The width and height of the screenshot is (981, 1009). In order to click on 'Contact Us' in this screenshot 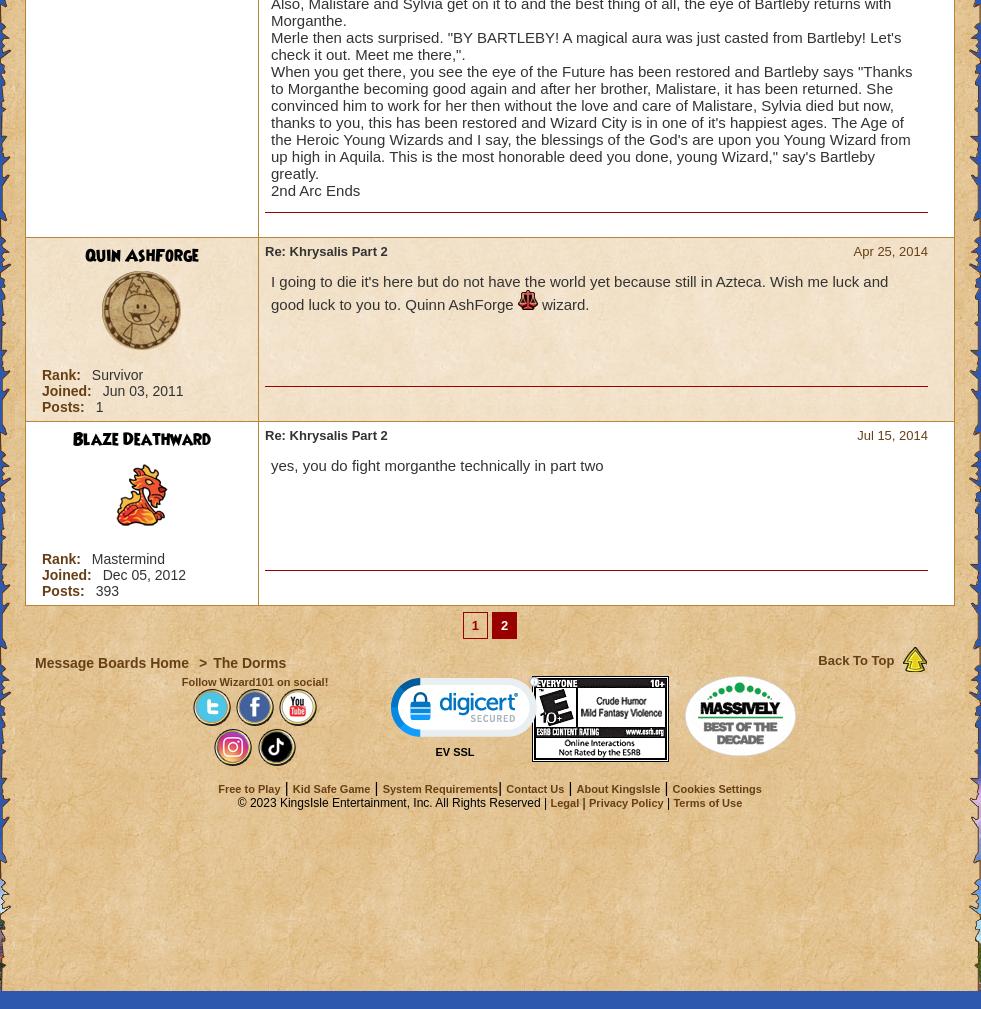, I will do `click(535, 789)`.